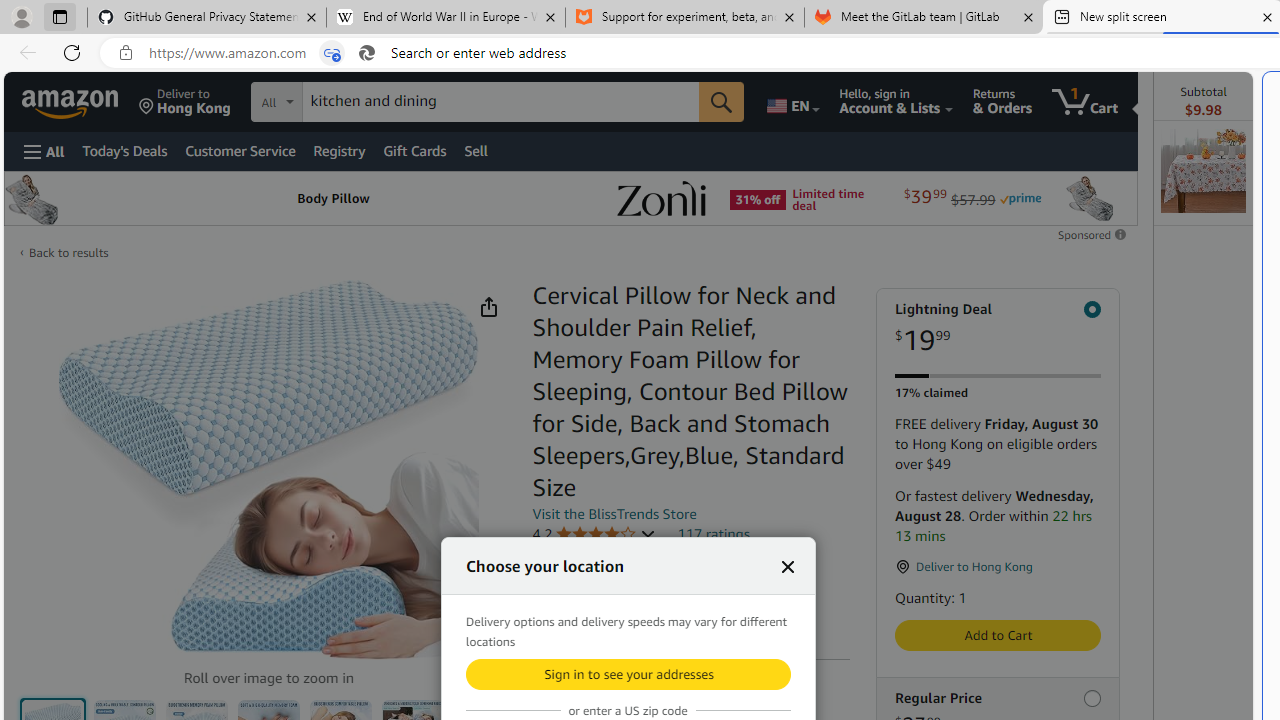 The height and width of the screenshot is (720, 1280). What do you see at coordinates (444, 17) in the screenshot?
I see `'End of World War II in Europe - Wikipedia'` at bounding box center [444, 17].